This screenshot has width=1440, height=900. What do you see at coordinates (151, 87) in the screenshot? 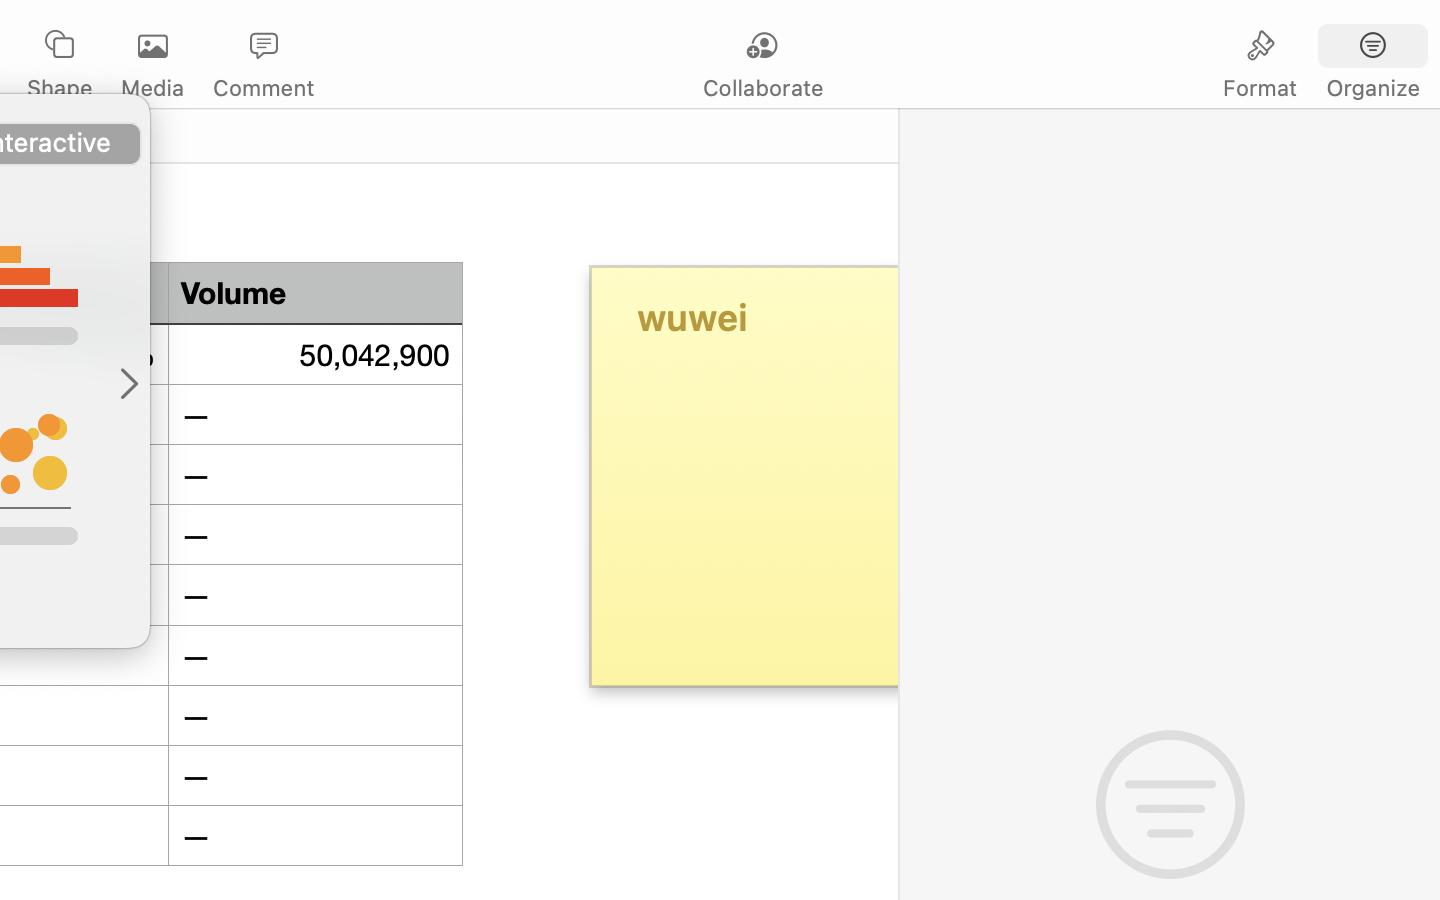
I see `'Media'` at bounding box center [151, 87].